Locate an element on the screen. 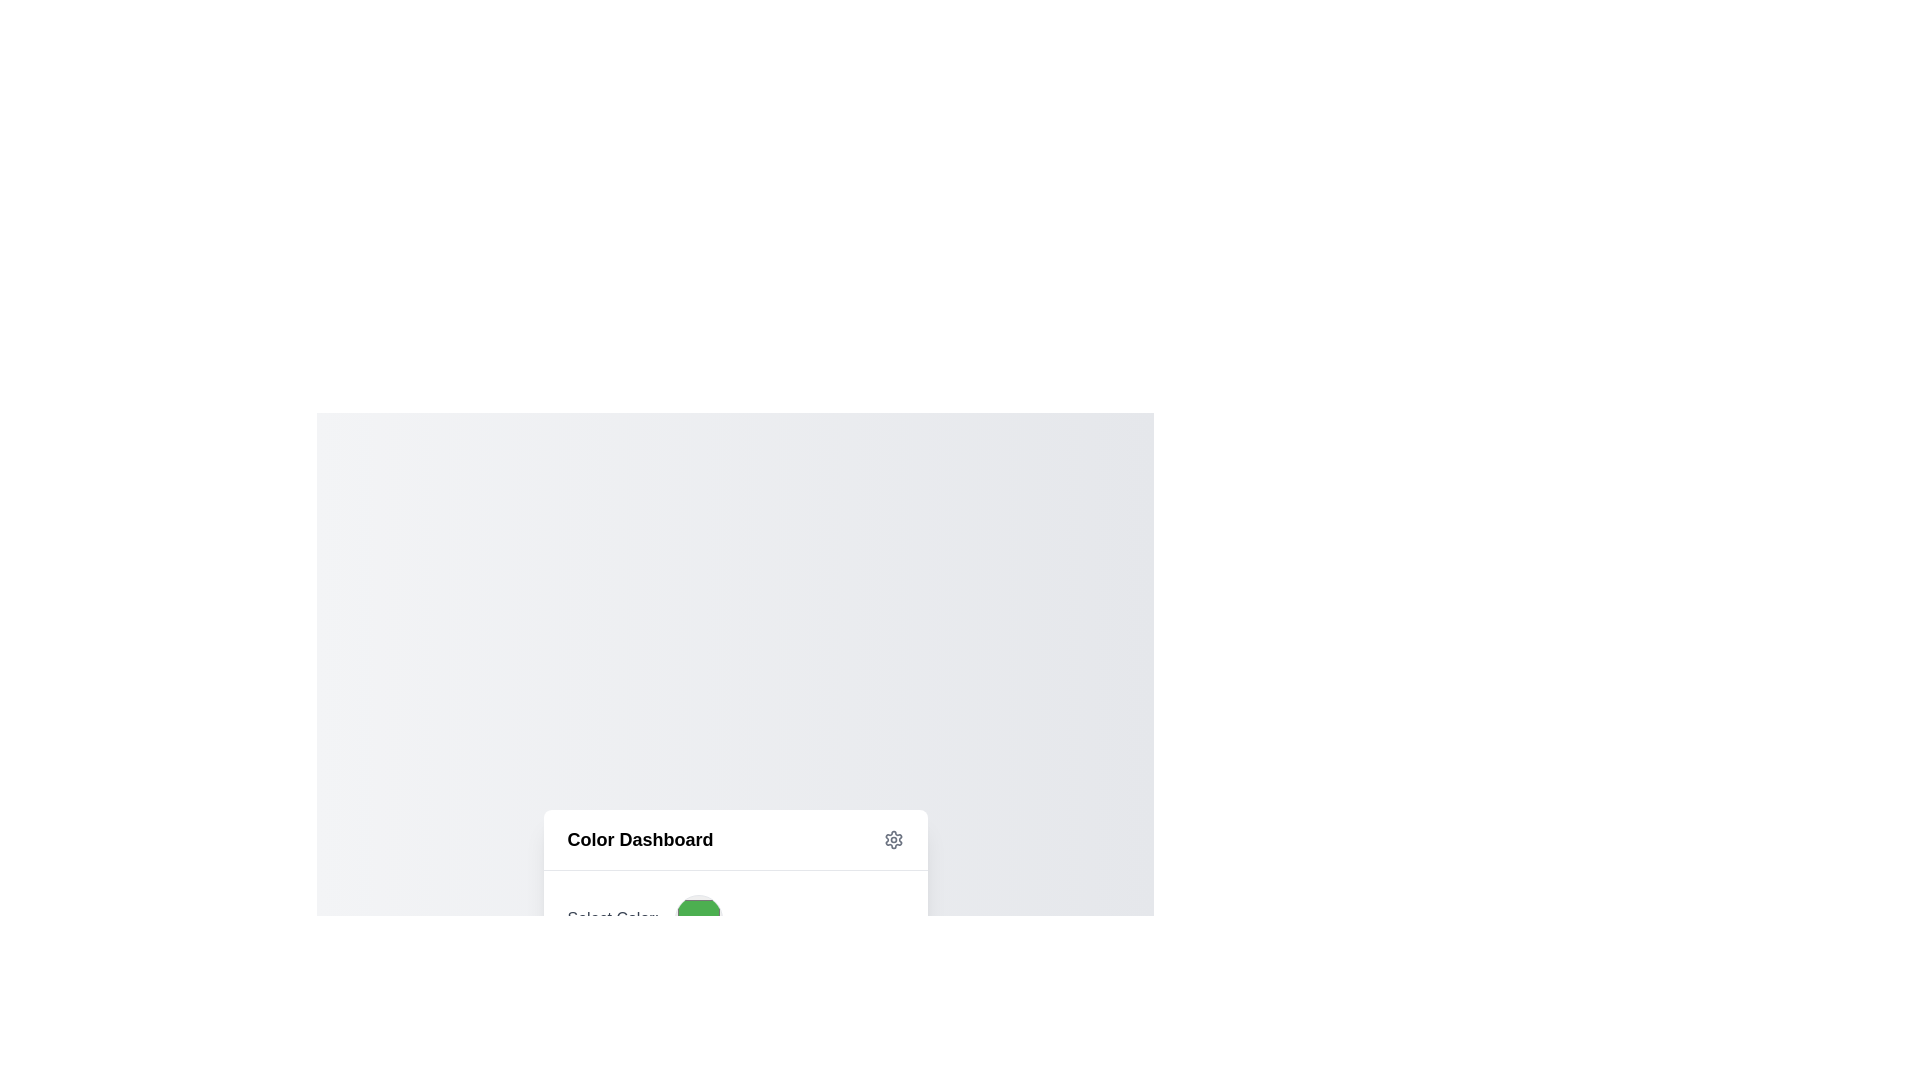 This screenshot has width=1920, height=1080. the settings button, represented by a gear icon with a gray stroke, located at the top-right corner of the 'Color Dashboard' section is located at coordinates (892, 840).